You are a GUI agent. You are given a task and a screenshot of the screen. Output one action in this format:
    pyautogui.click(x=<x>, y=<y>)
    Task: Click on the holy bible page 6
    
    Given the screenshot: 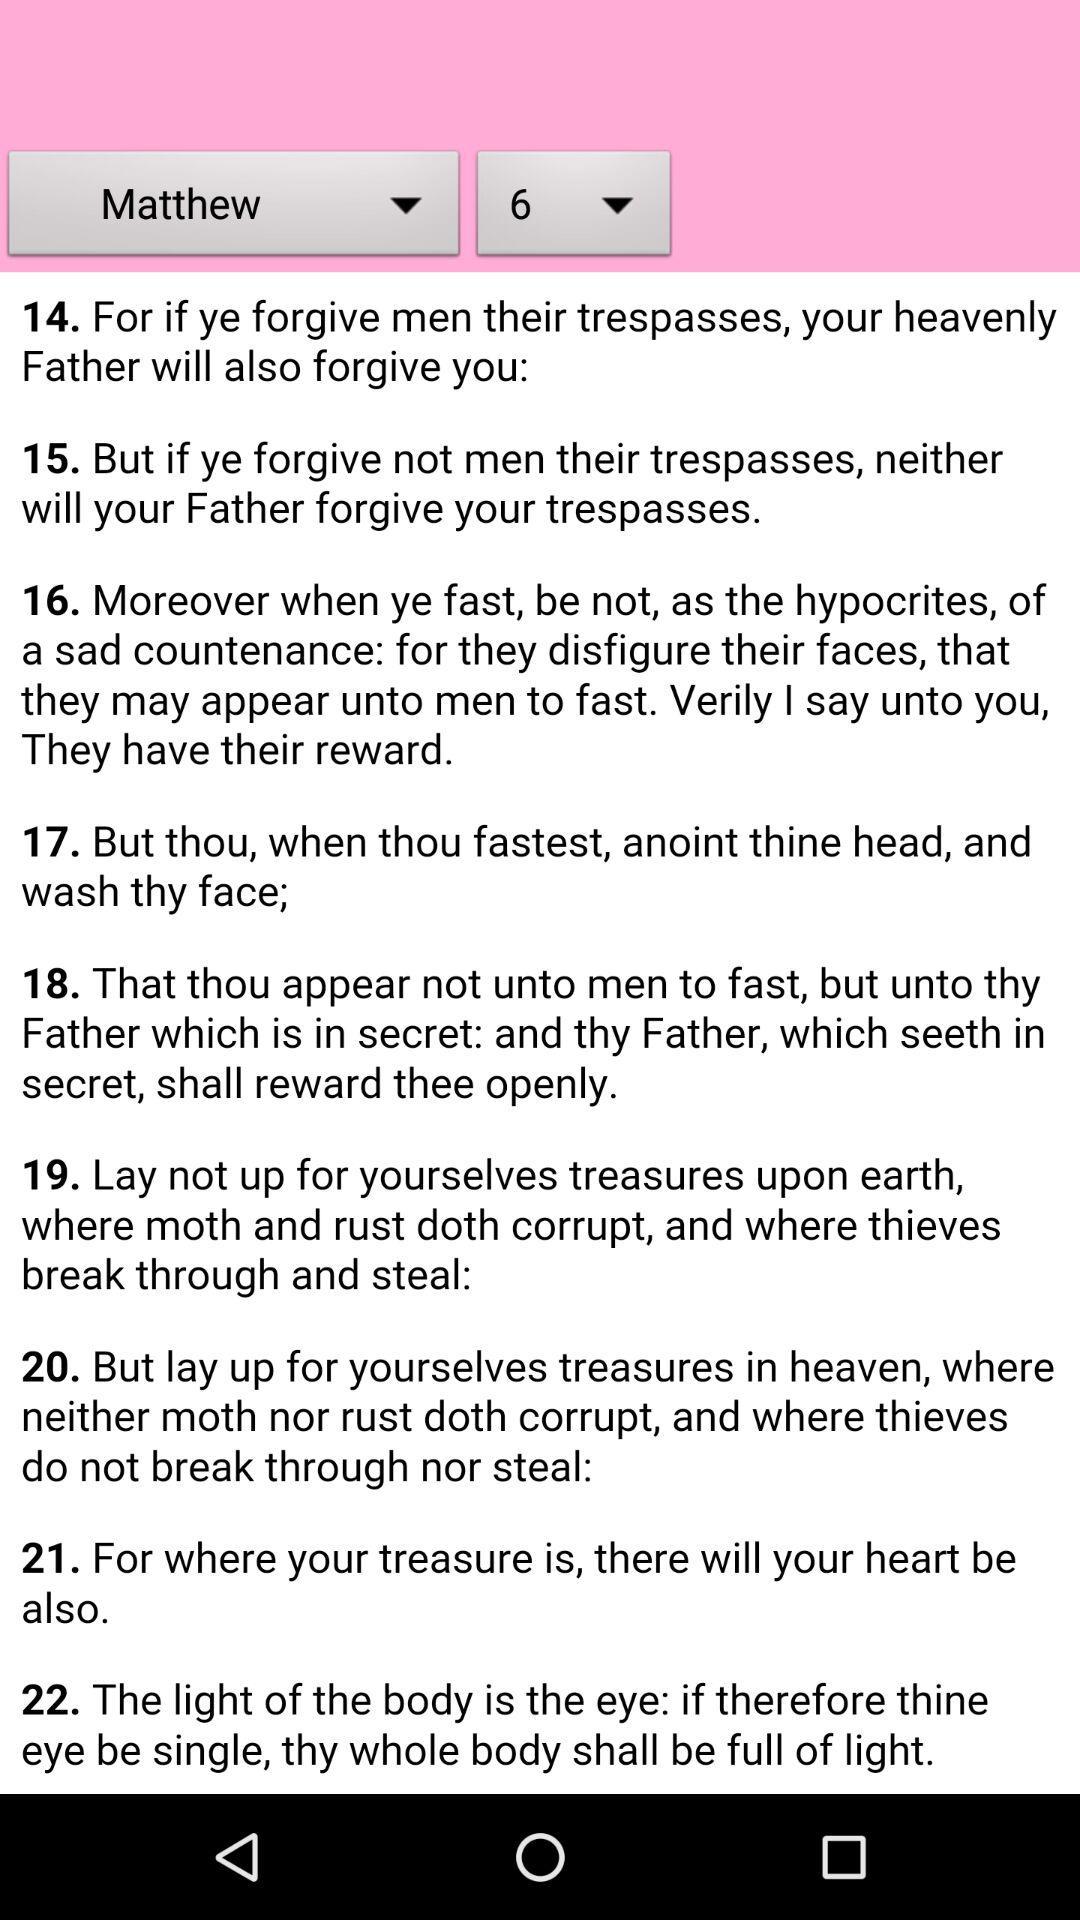 What is the action you would take?
    pyautogui.click(x=540, y=1033)
    